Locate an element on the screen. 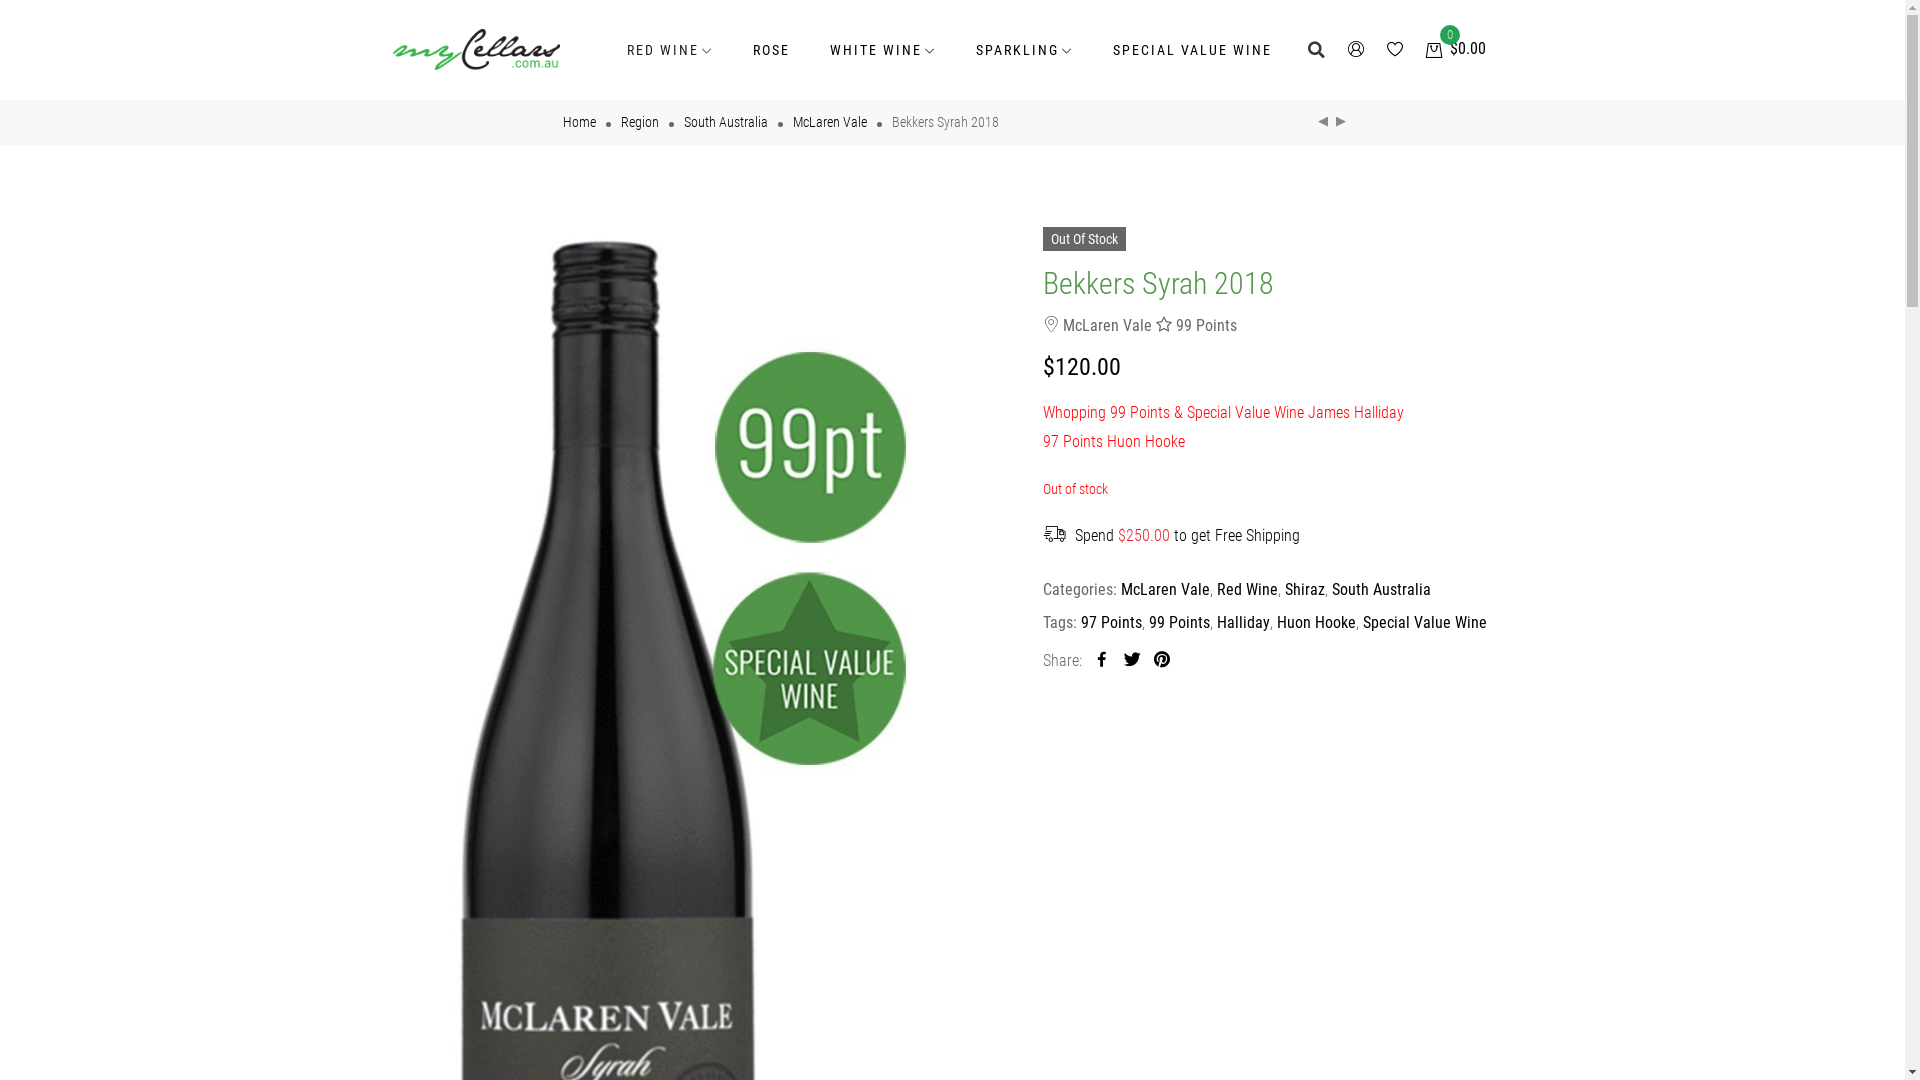  'Huon Hooke' is located at coordinates (1315, 621).